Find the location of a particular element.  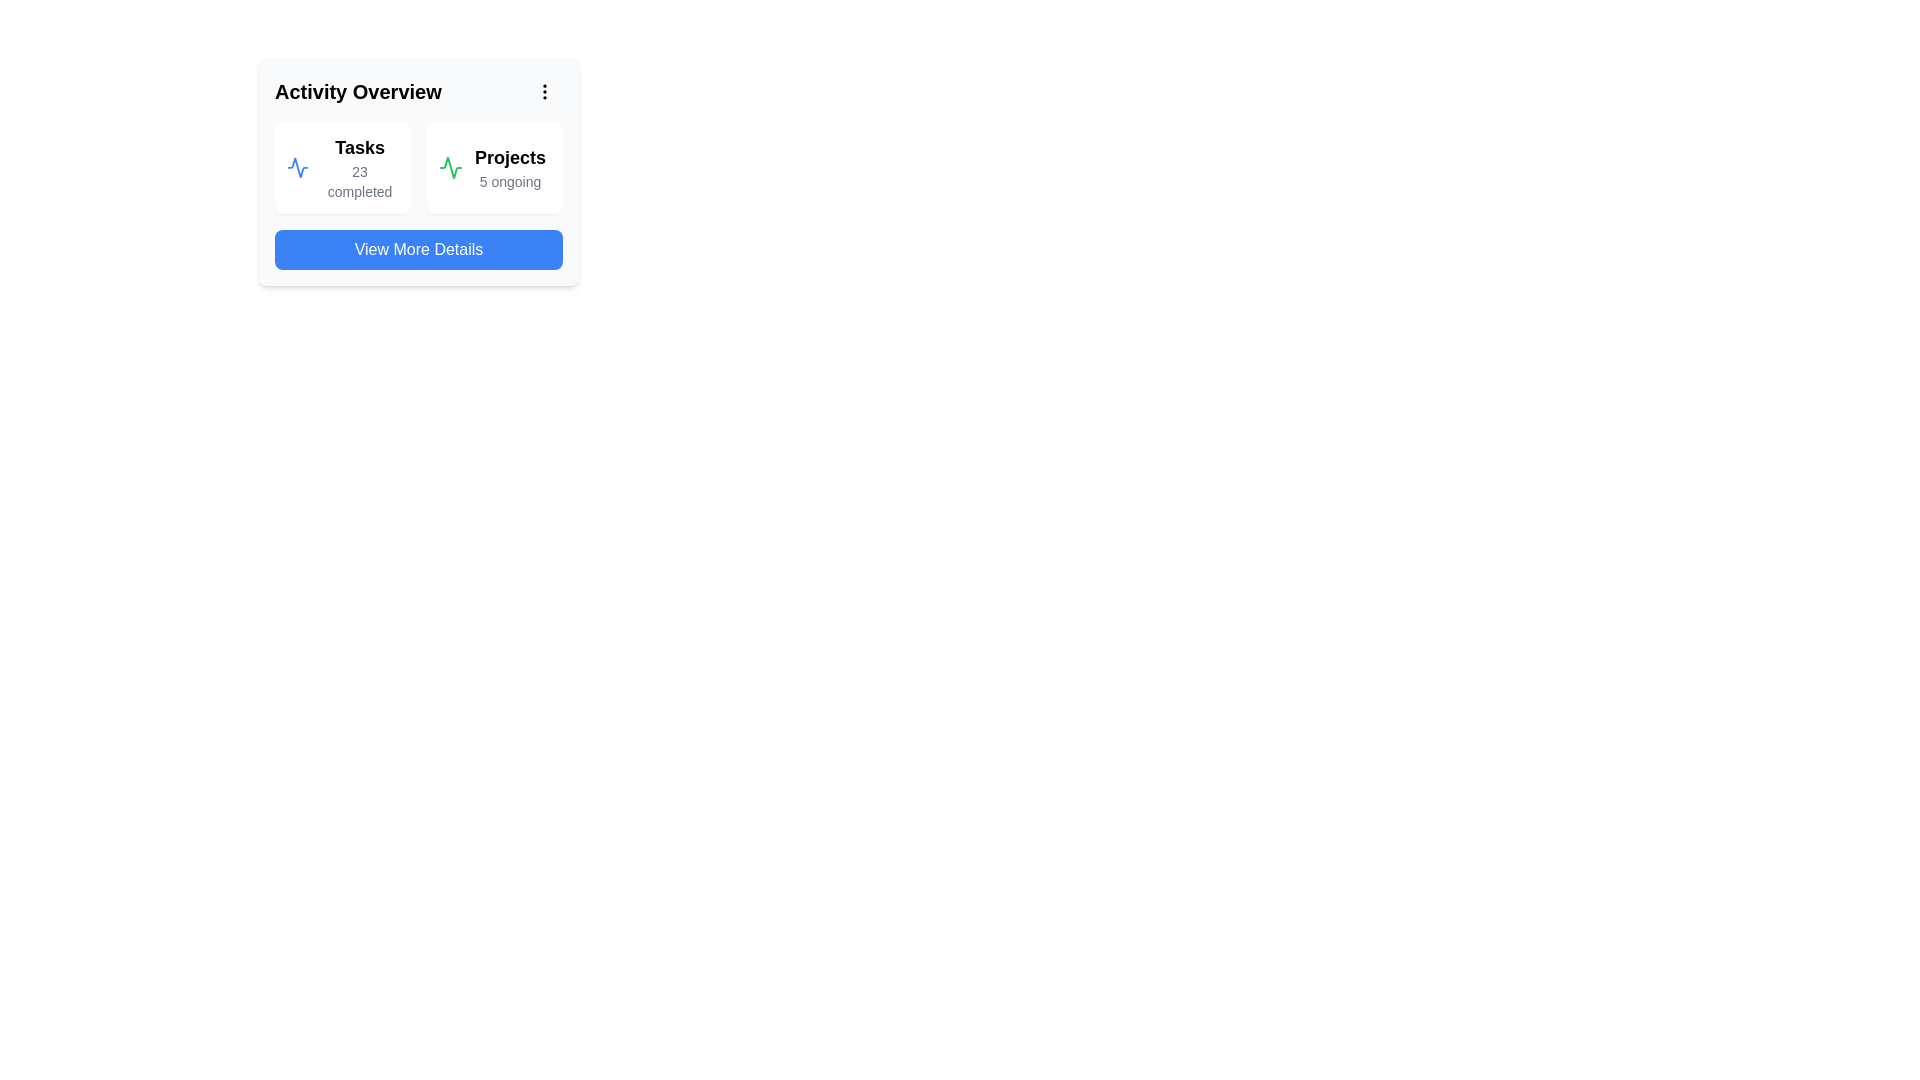

the small graphical activity wave icon with a green stroke located at the top-left corner of the 'Tasks' card in the 'Activity Overview' interface is located at coordinates (450, 167).